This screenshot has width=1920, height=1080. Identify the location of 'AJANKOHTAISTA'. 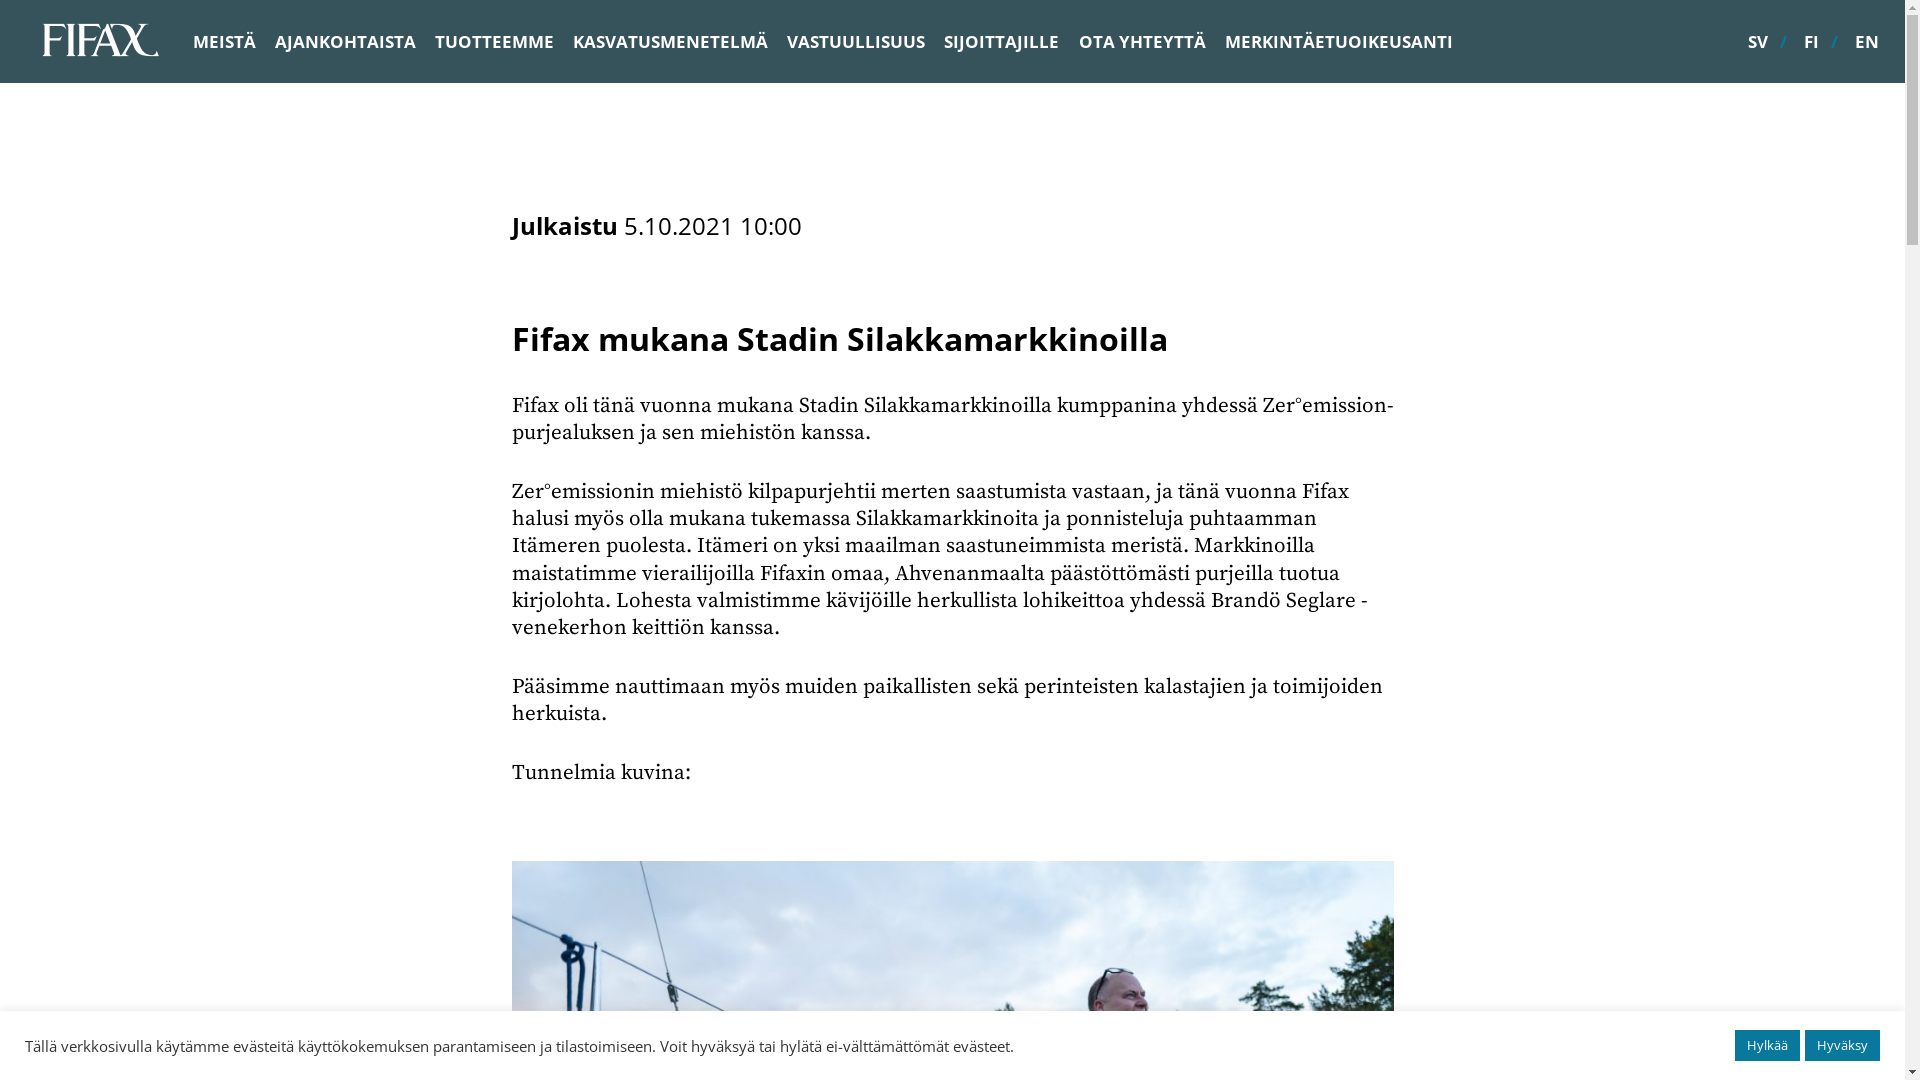
(345, 41).